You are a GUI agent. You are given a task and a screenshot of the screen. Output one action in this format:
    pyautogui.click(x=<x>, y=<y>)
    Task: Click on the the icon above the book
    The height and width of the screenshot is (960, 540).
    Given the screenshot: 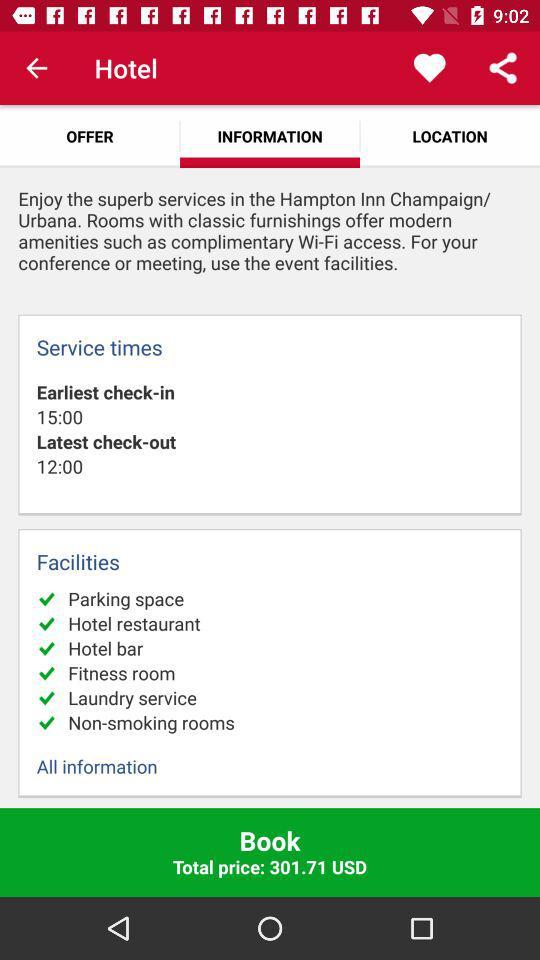 What is the action you would take?
    pyautogui.click(x=270, y=765)
    